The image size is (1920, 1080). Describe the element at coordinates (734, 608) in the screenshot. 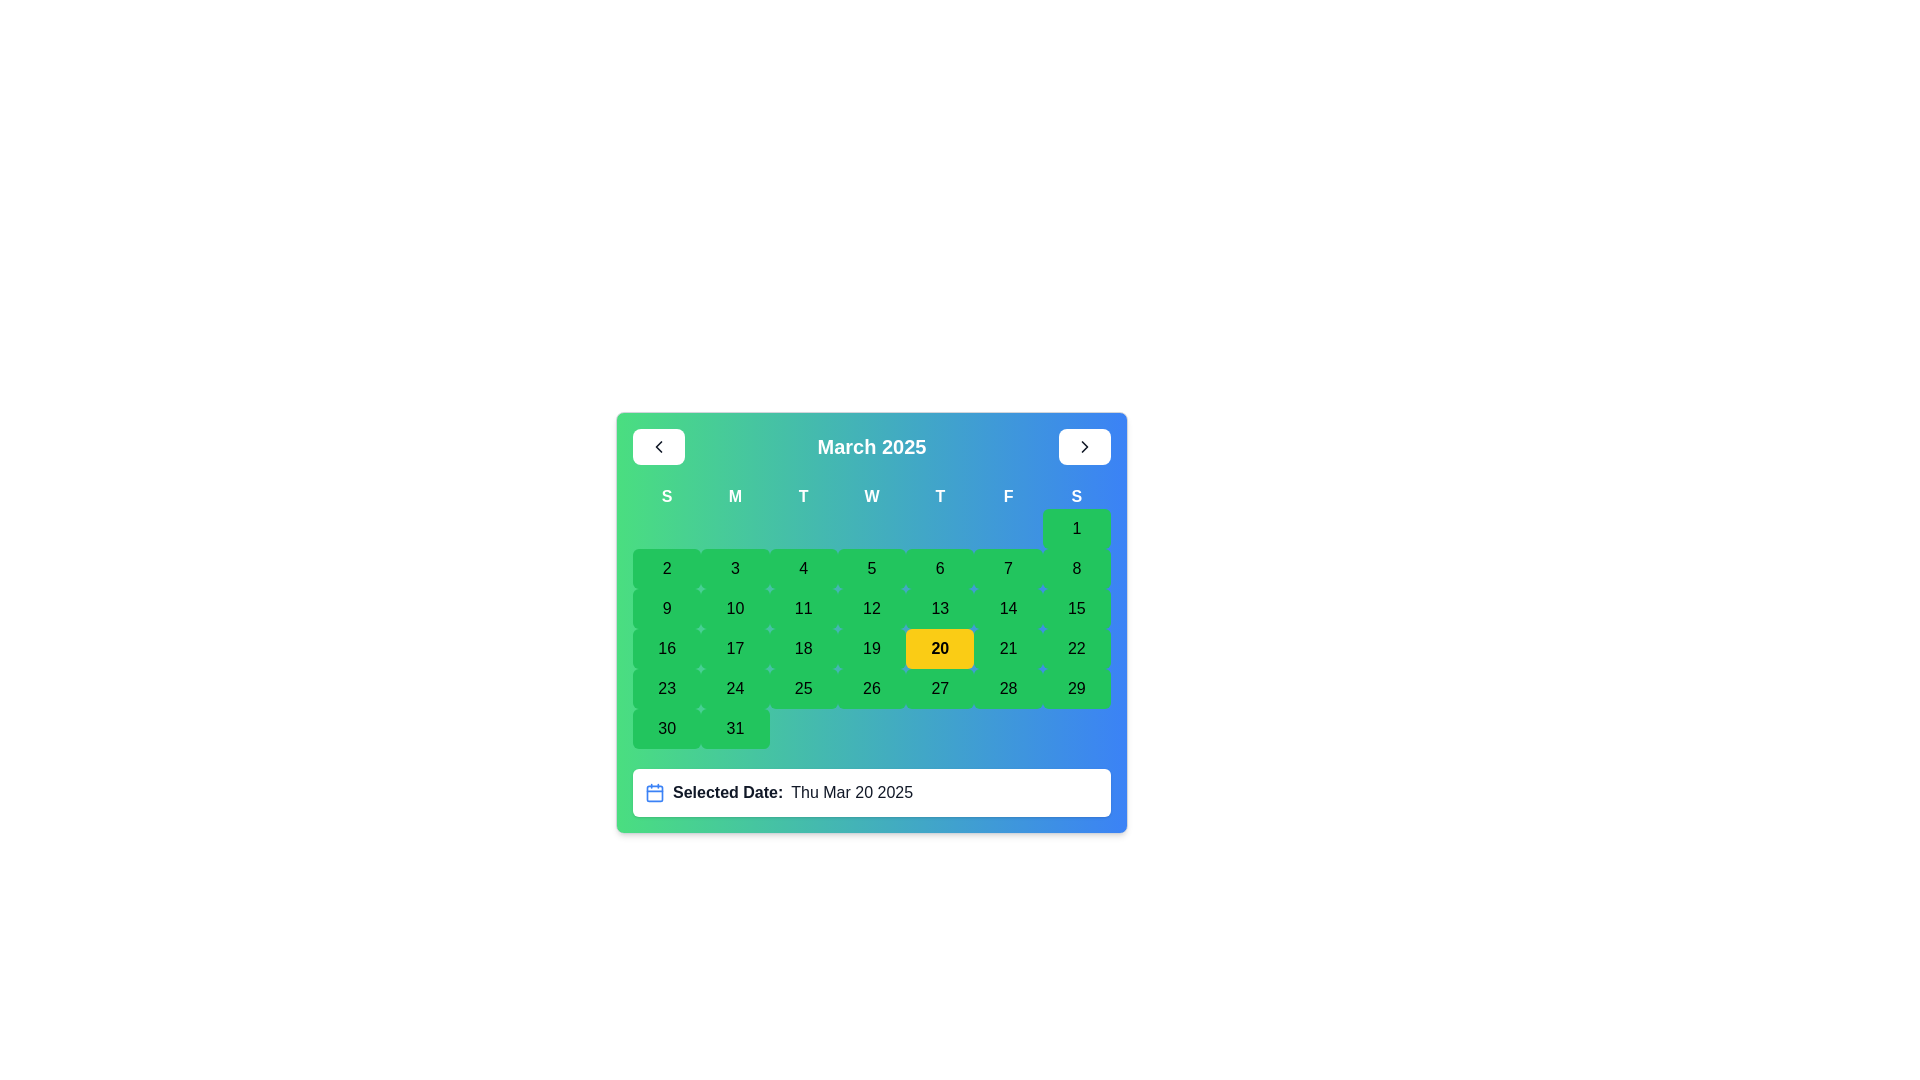

I see `the green button labeled '10'` at that location.